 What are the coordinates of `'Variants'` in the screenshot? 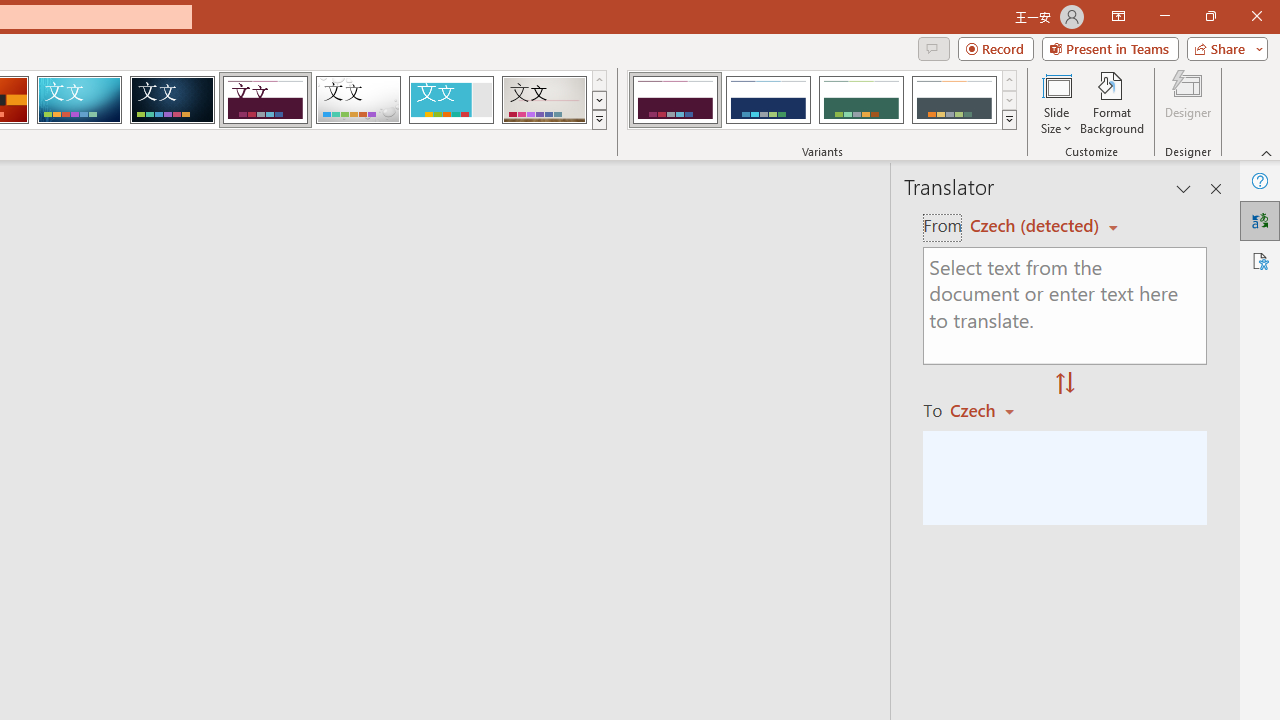 It's located at (1009, 120).